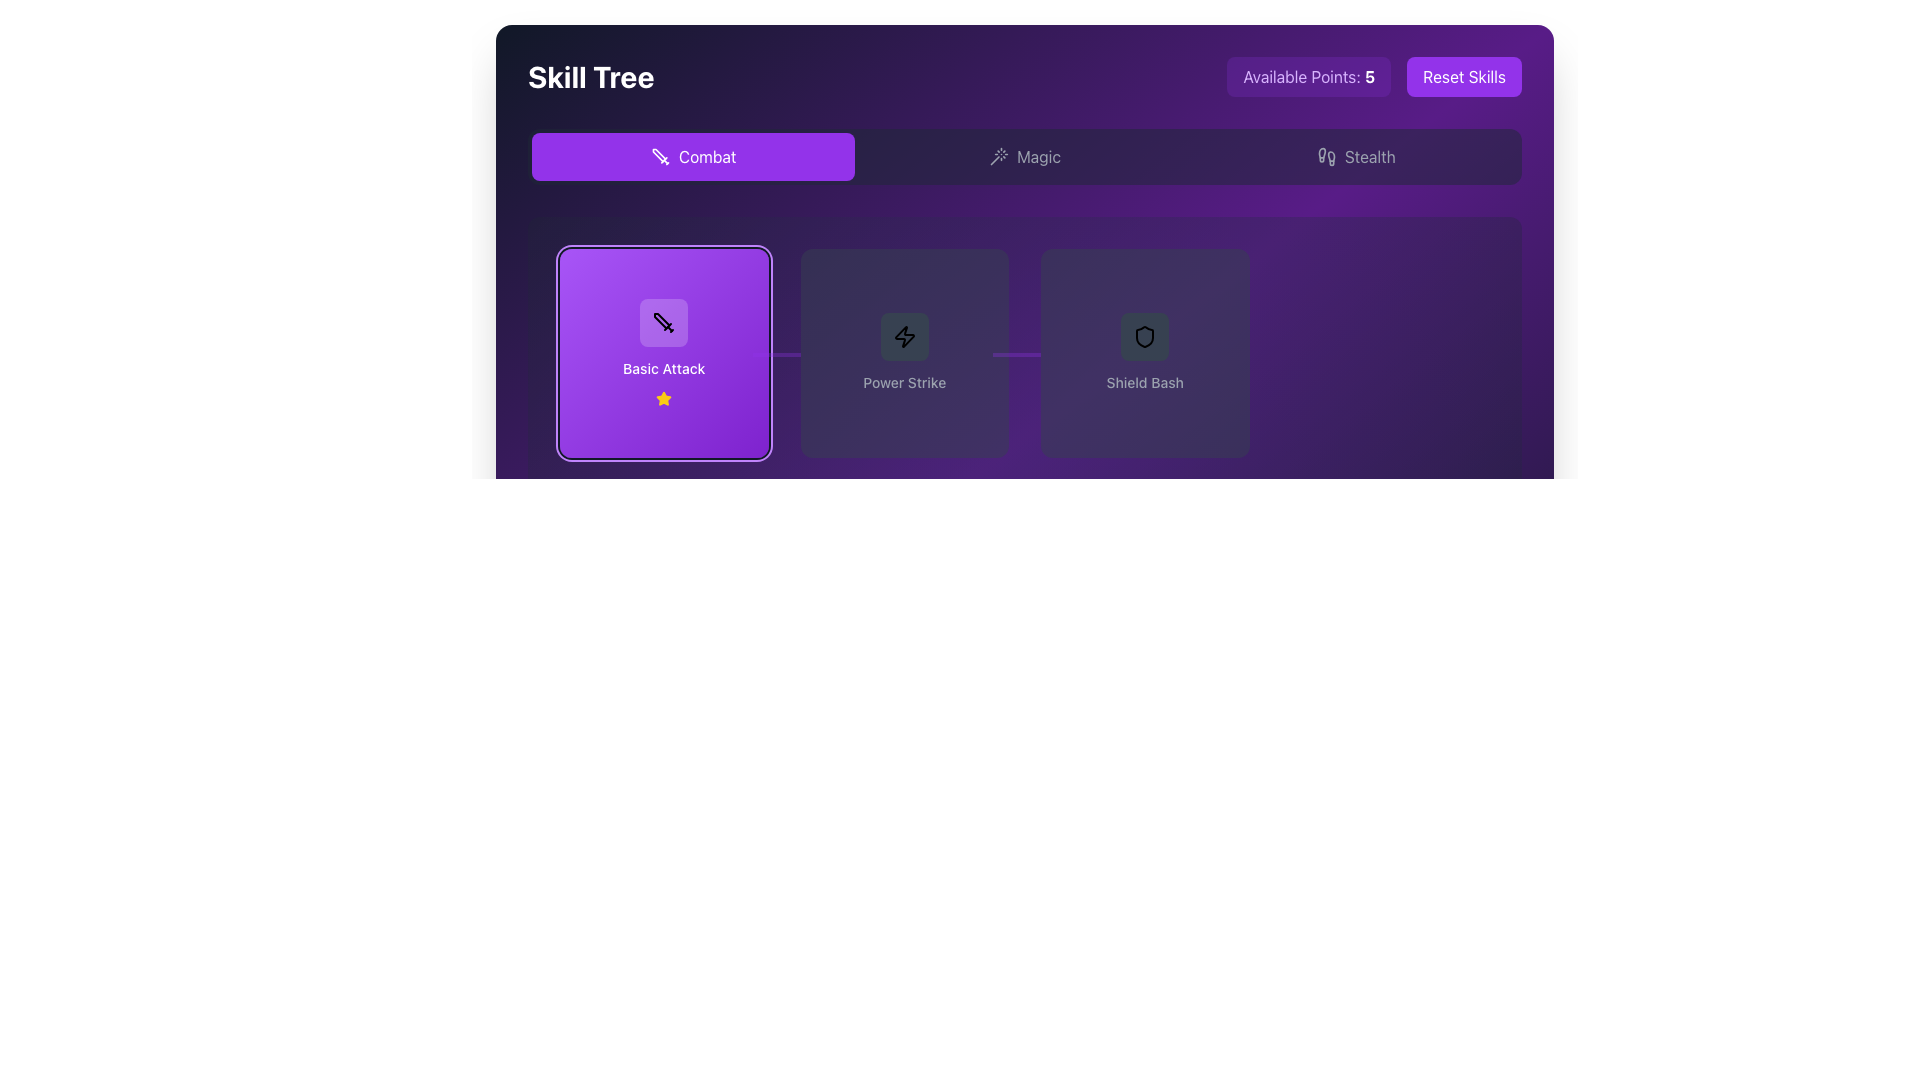 The width and height of the screenshot is (1920, 1080). What do you see at coordinates (1024, 156) in the screenshot?
I see `the magic button located between the 'Combat' and 'Stealth' buttons in the top bar of the interface` at bounding box center [1024, 156].